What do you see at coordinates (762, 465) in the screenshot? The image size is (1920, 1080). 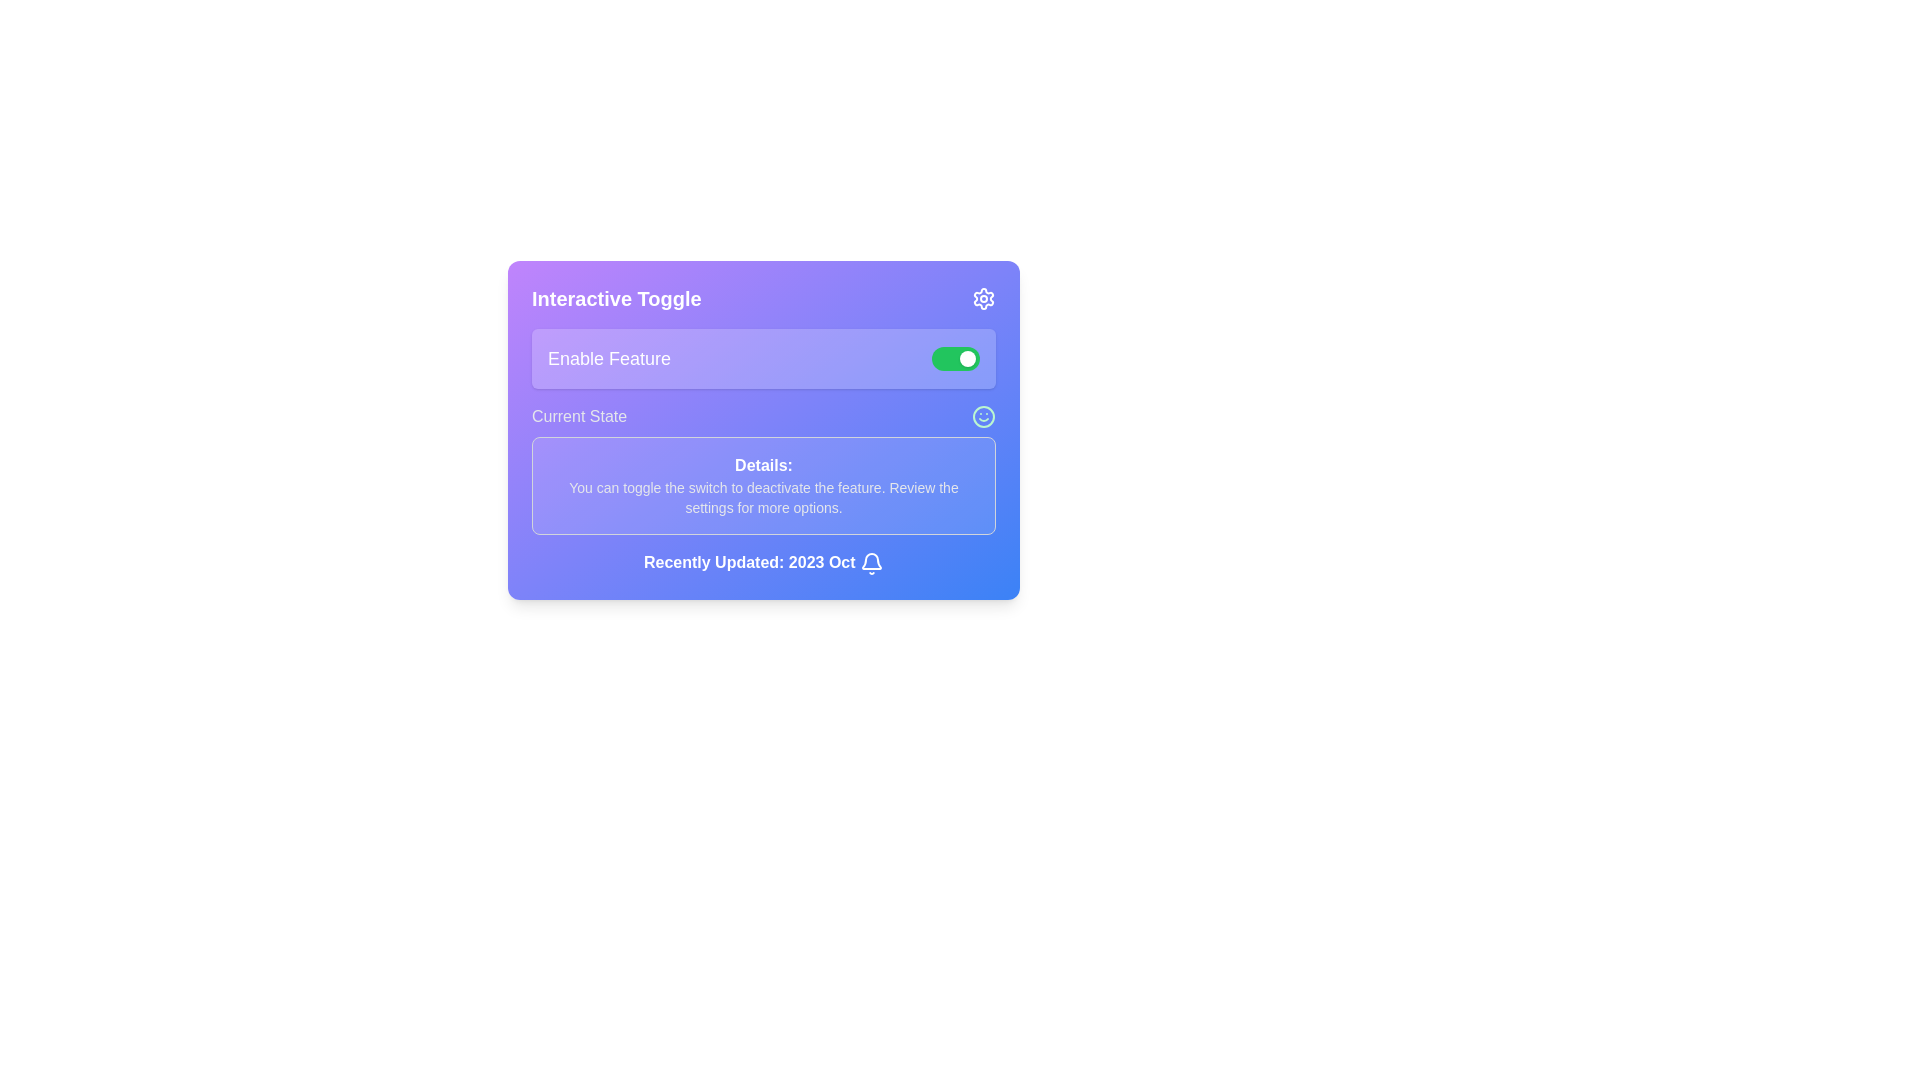 I see `the text label that reads 'Details:', which is styled in white color and located below and to the right of the 'Current State' label` at bounding box center [762, 465].